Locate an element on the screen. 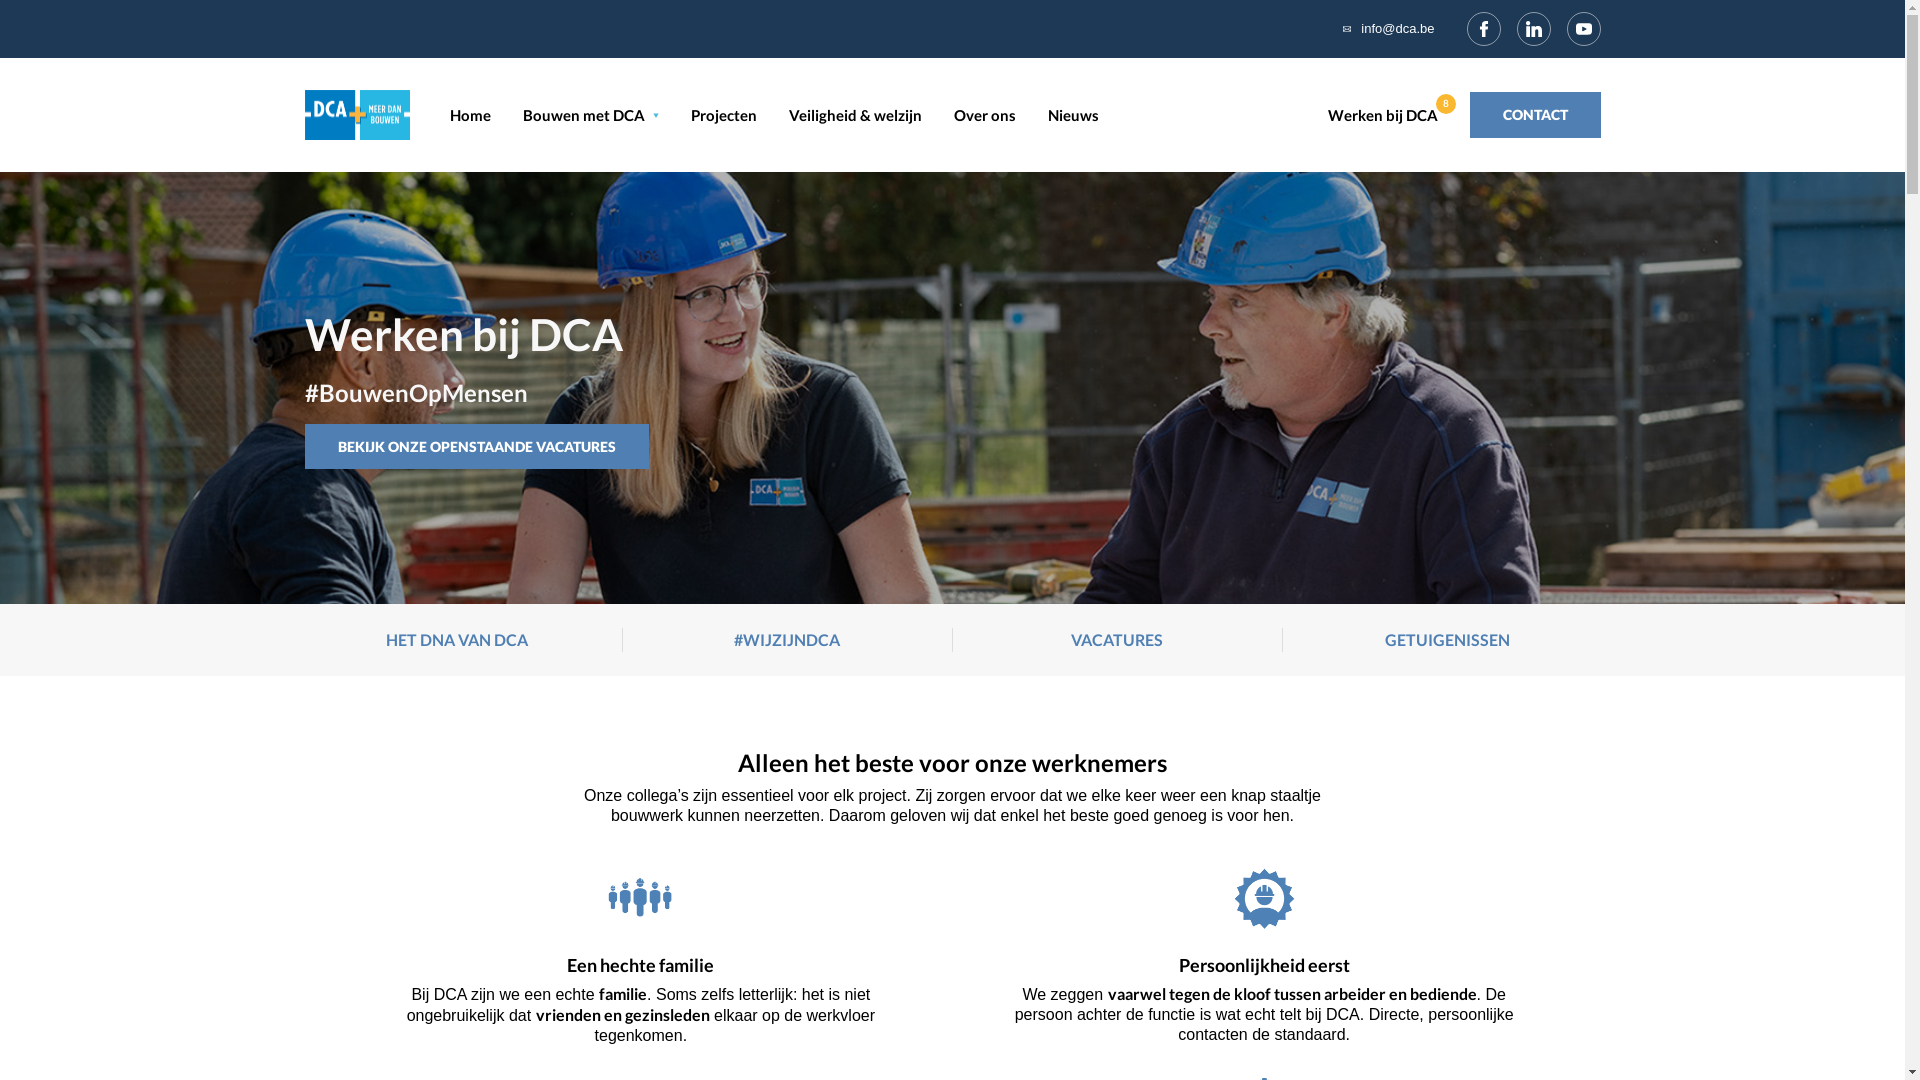 This screenshot has height=1080, width=1920. 'Over ons' is located at coordinates (953, 115).